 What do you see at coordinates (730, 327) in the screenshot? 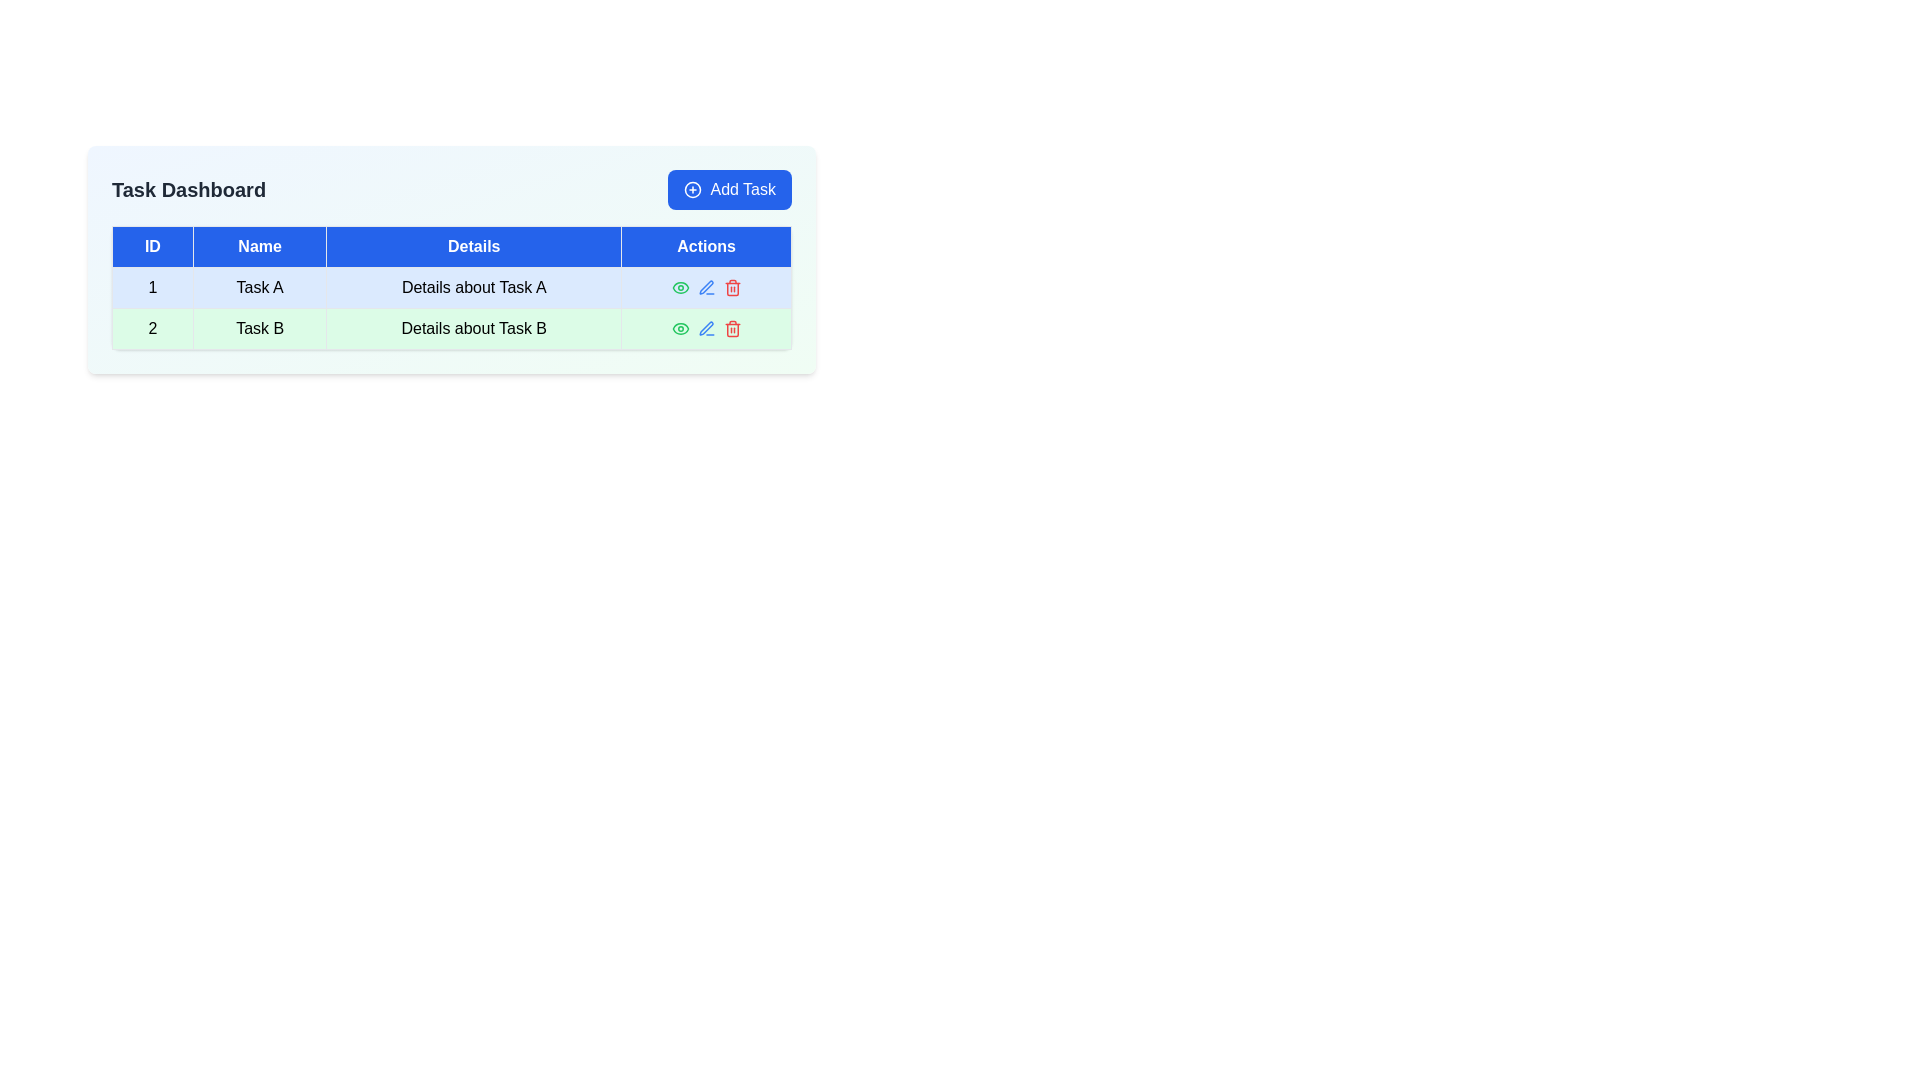
I see `the small red trash can icon in the 'Actions' column of the second row` at bounding box center [730, 327].